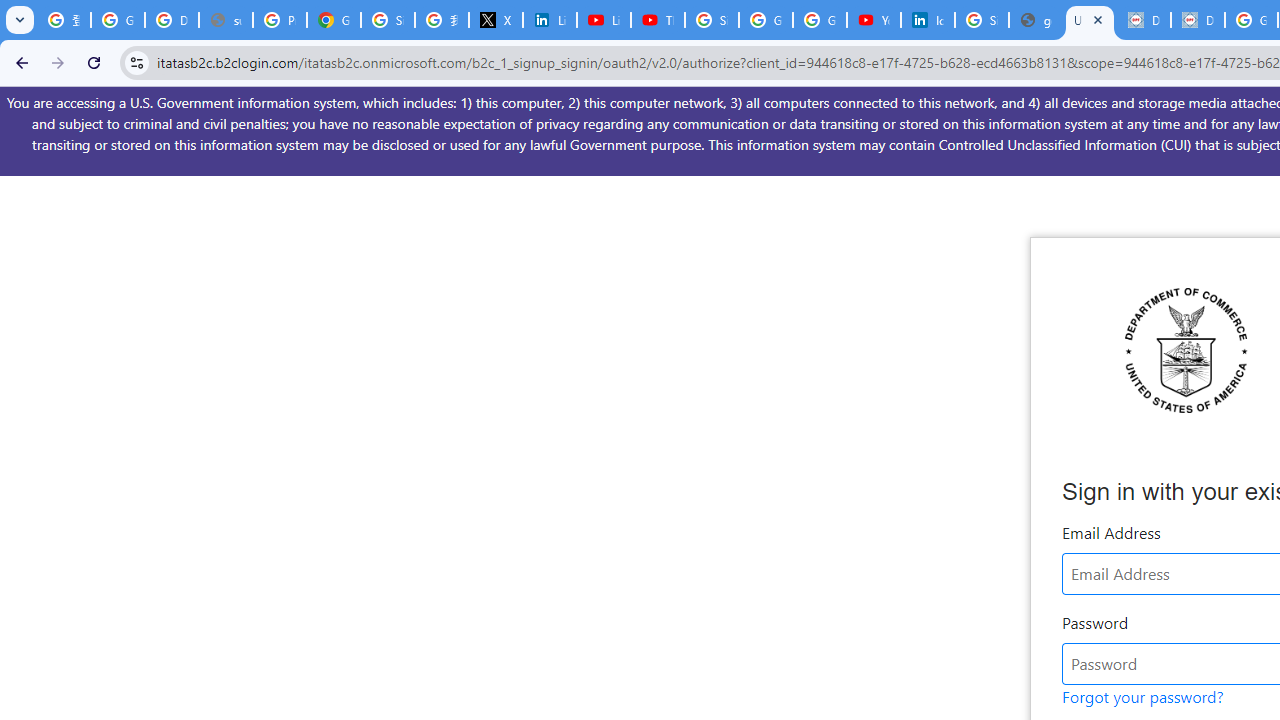 This screenshot has width=1280, height=720. I want to click on 'Sign in - Google Accounts', so click(387, 20).